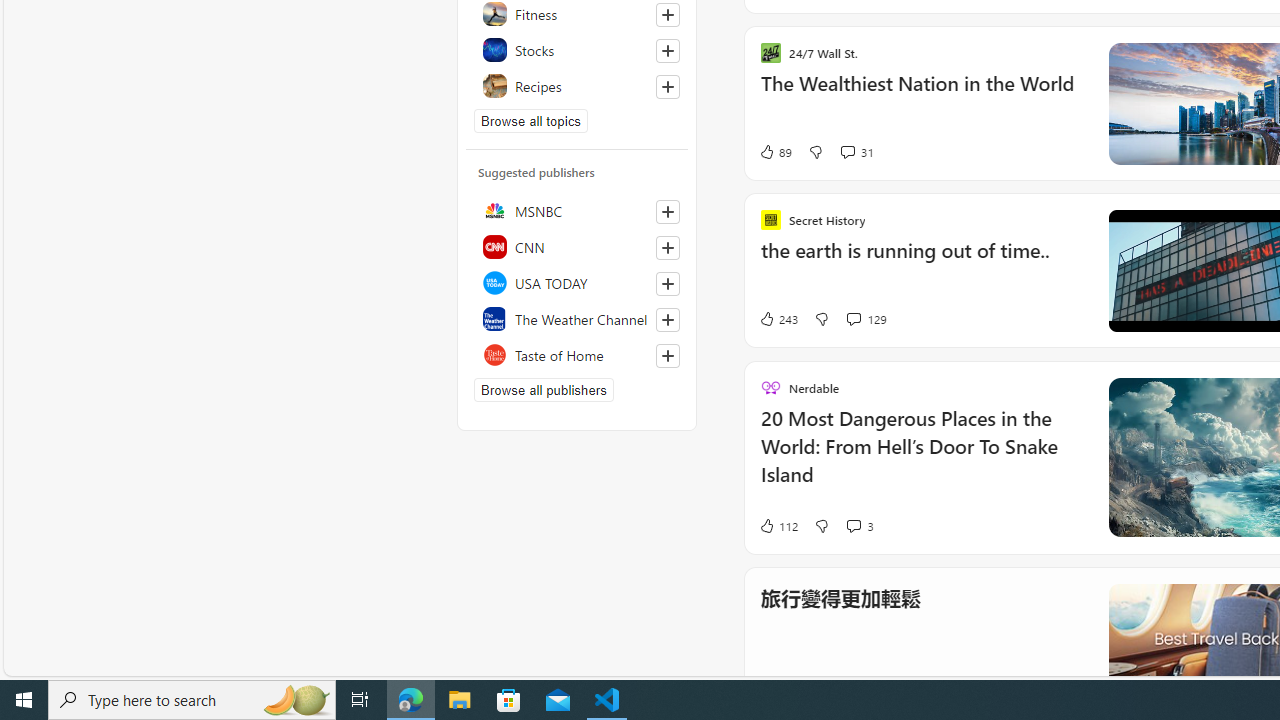  What do you see at coordinates (777, 318) in the screenshot?
I see `'243 Like'` at bounding box center [777, 318].